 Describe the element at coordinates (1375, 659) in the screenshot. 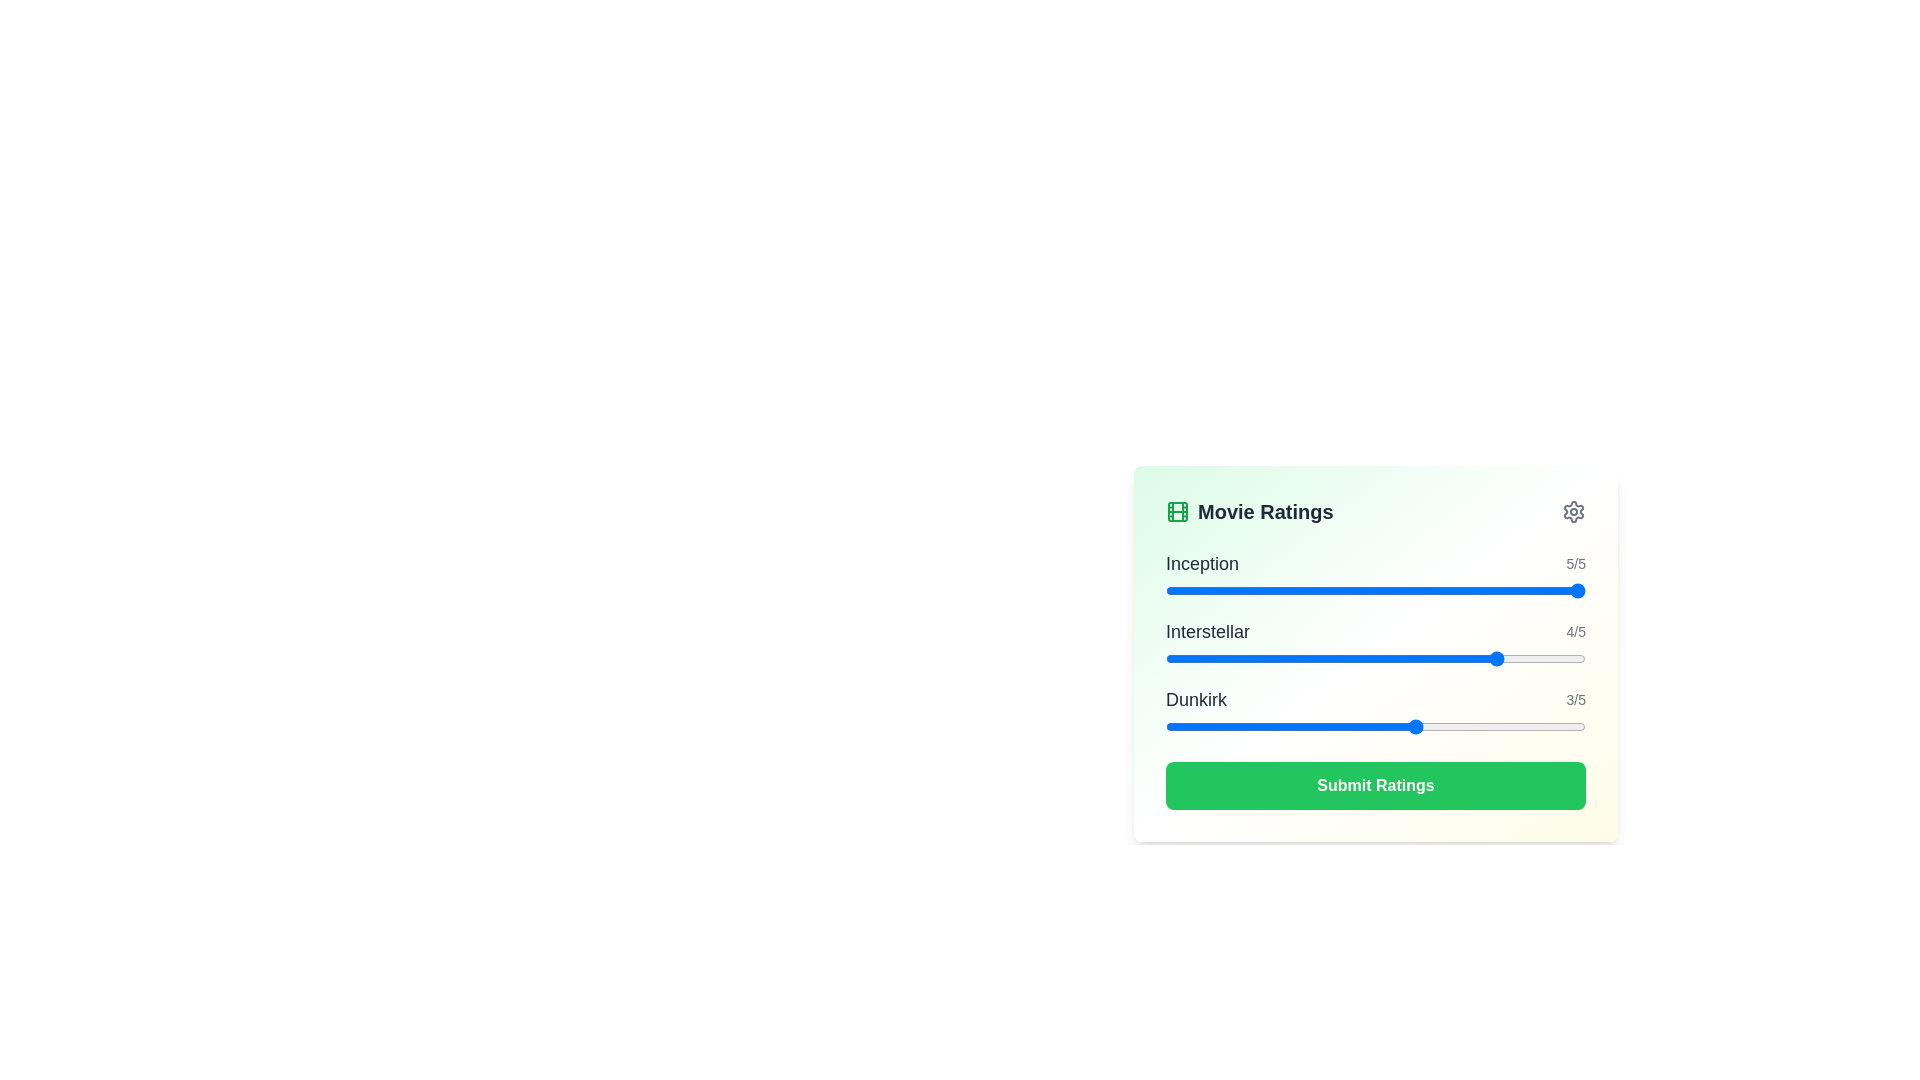

I see `the horizontal slider located beneath the text 'Interstellar' with a rating of '4/5'` at that location.